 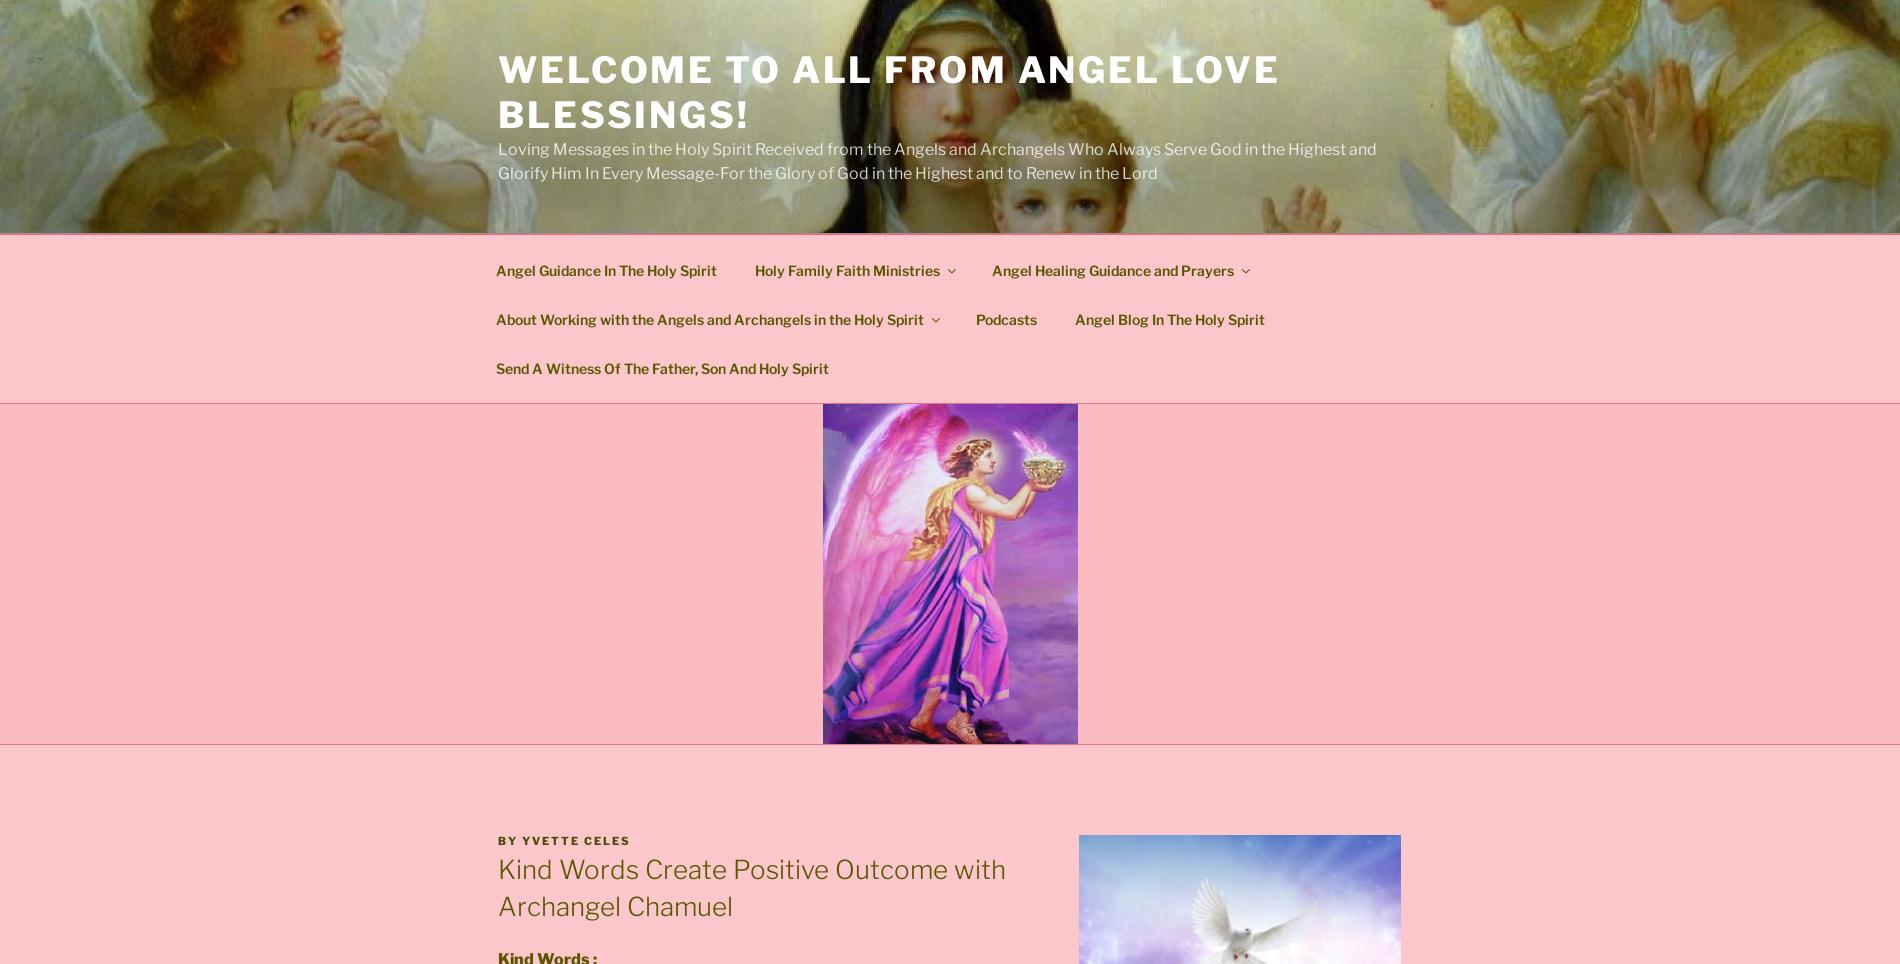 What do you see at coordinates (576, 839) in the screenshot?
I see `'Yvette Celes'` at bounding box center [576, 839].